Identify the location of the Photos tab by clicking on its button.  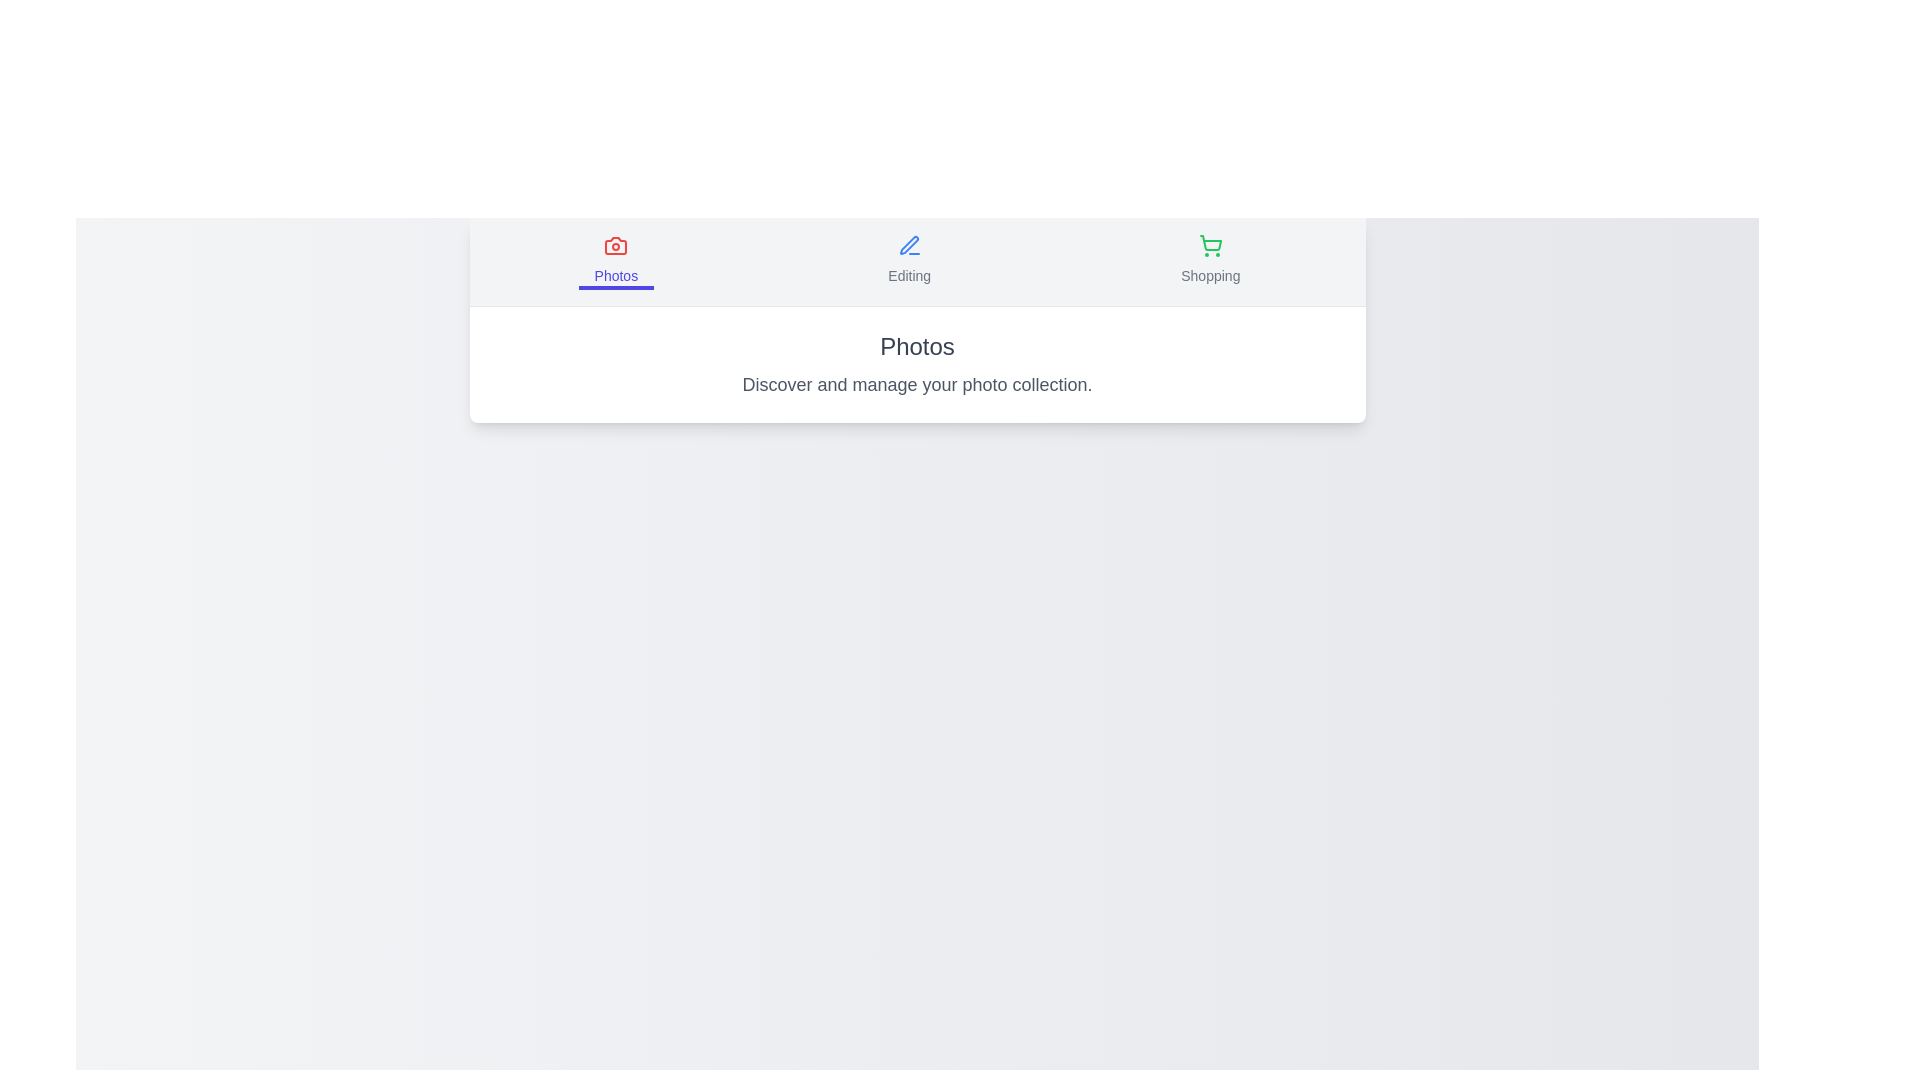
(615, 261).